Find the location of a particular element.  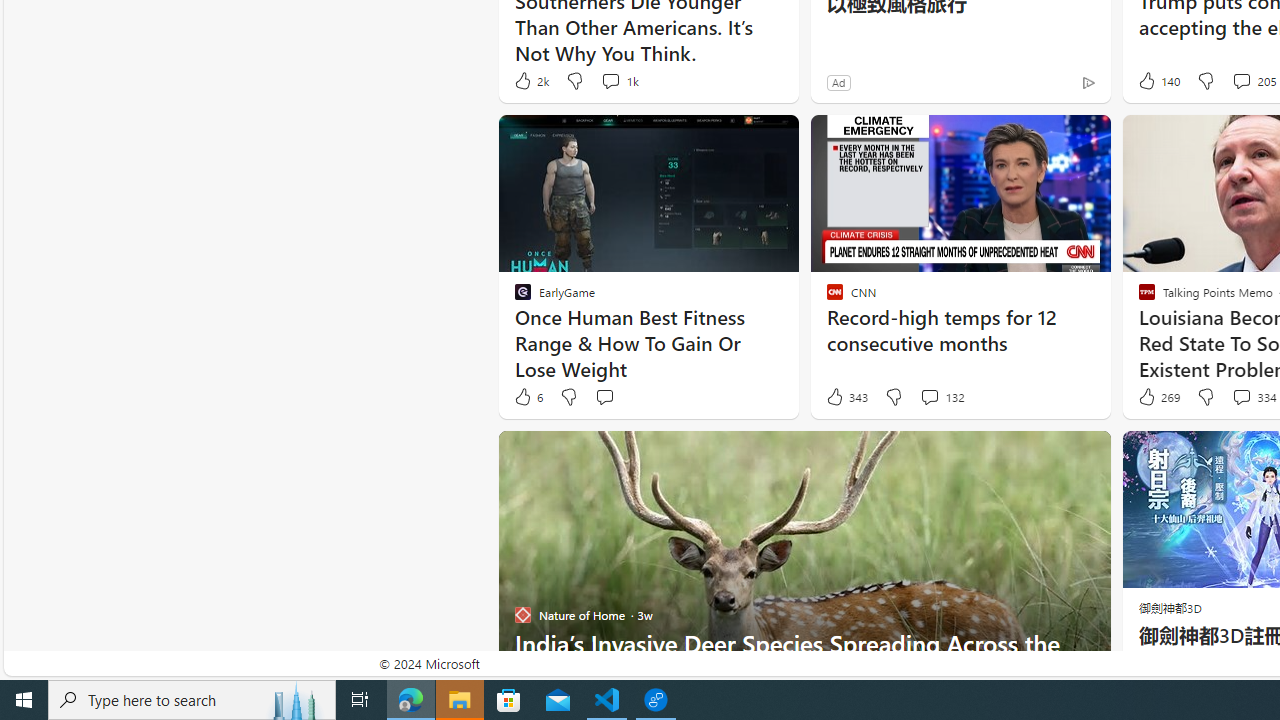

'View comments 1k Comment' is located at coordinates (617, 80).